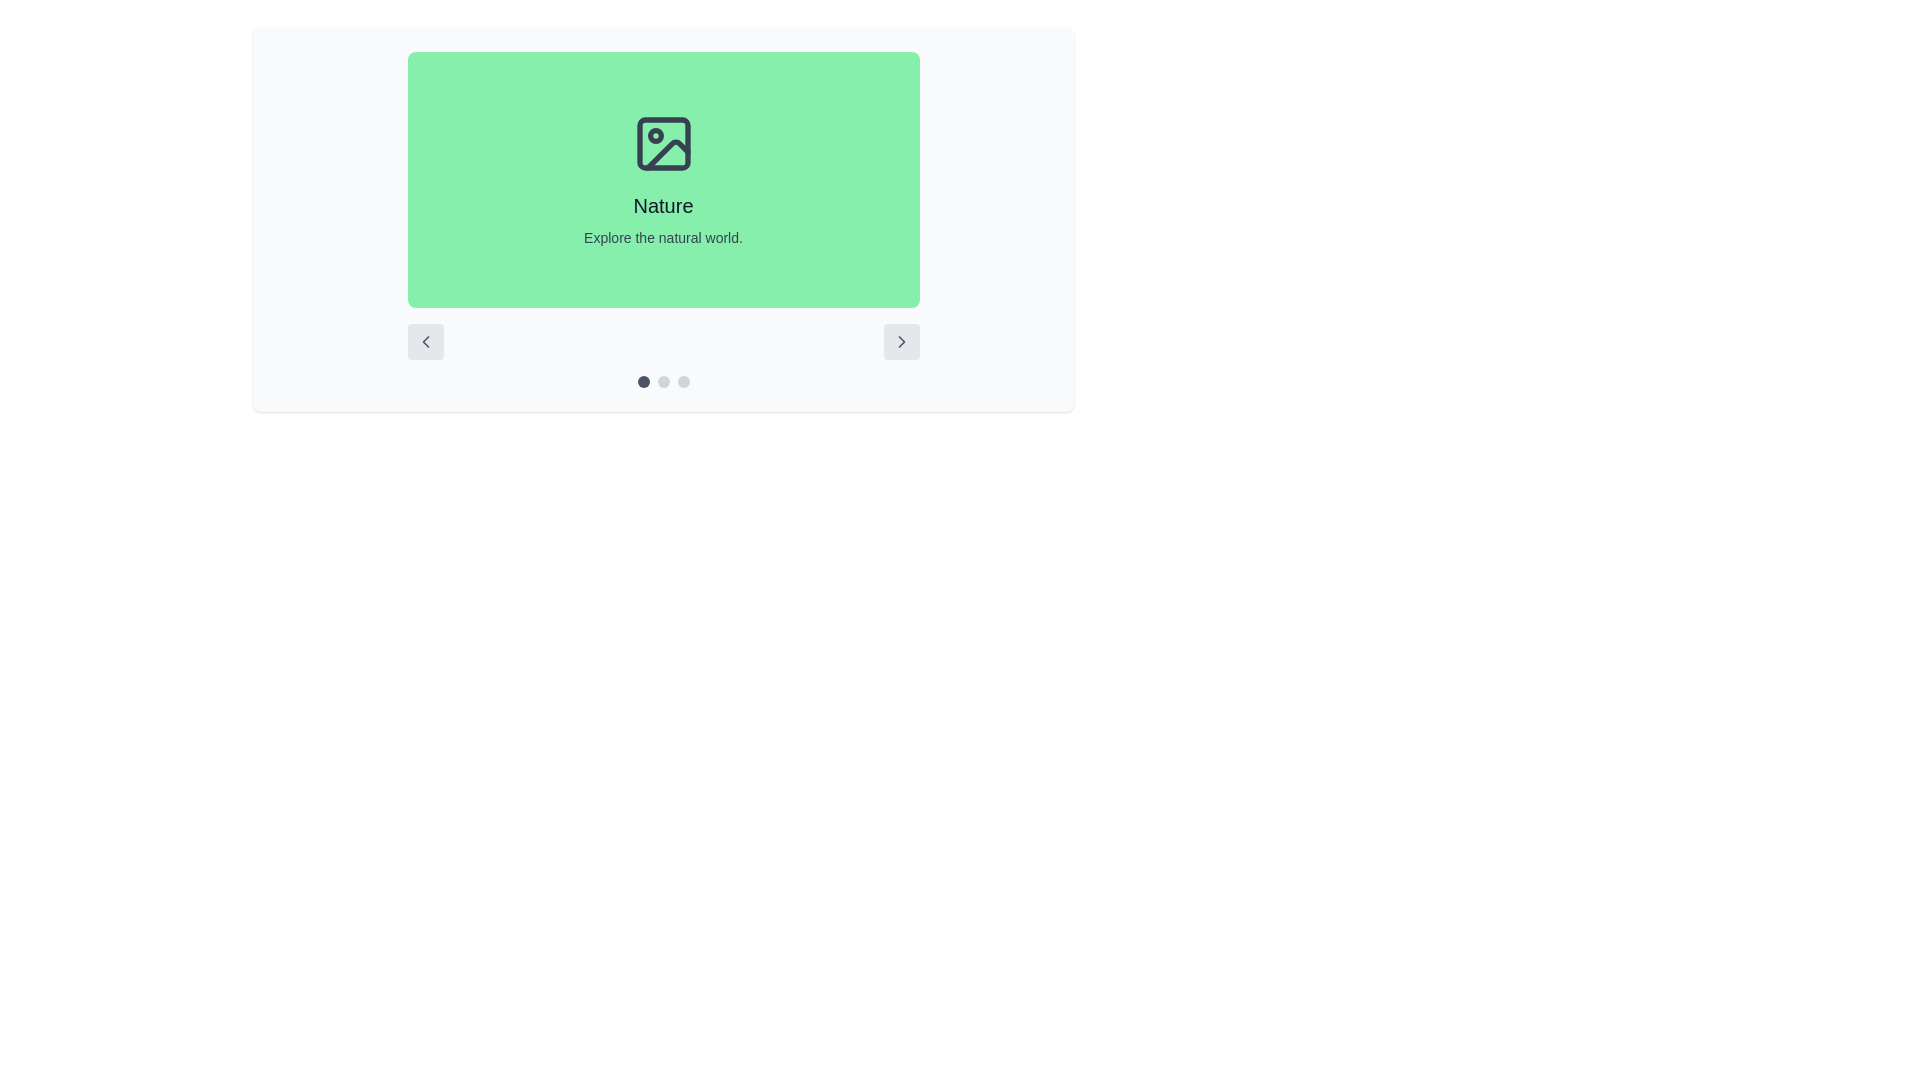 This screenshot has height=1080, width=1920. Describe the element at coordinates (663, 205) in the screenshot. I see `bold-text label 'Culture' which is prominently displayed in a large font size with dark gray color against a green background` at that location.